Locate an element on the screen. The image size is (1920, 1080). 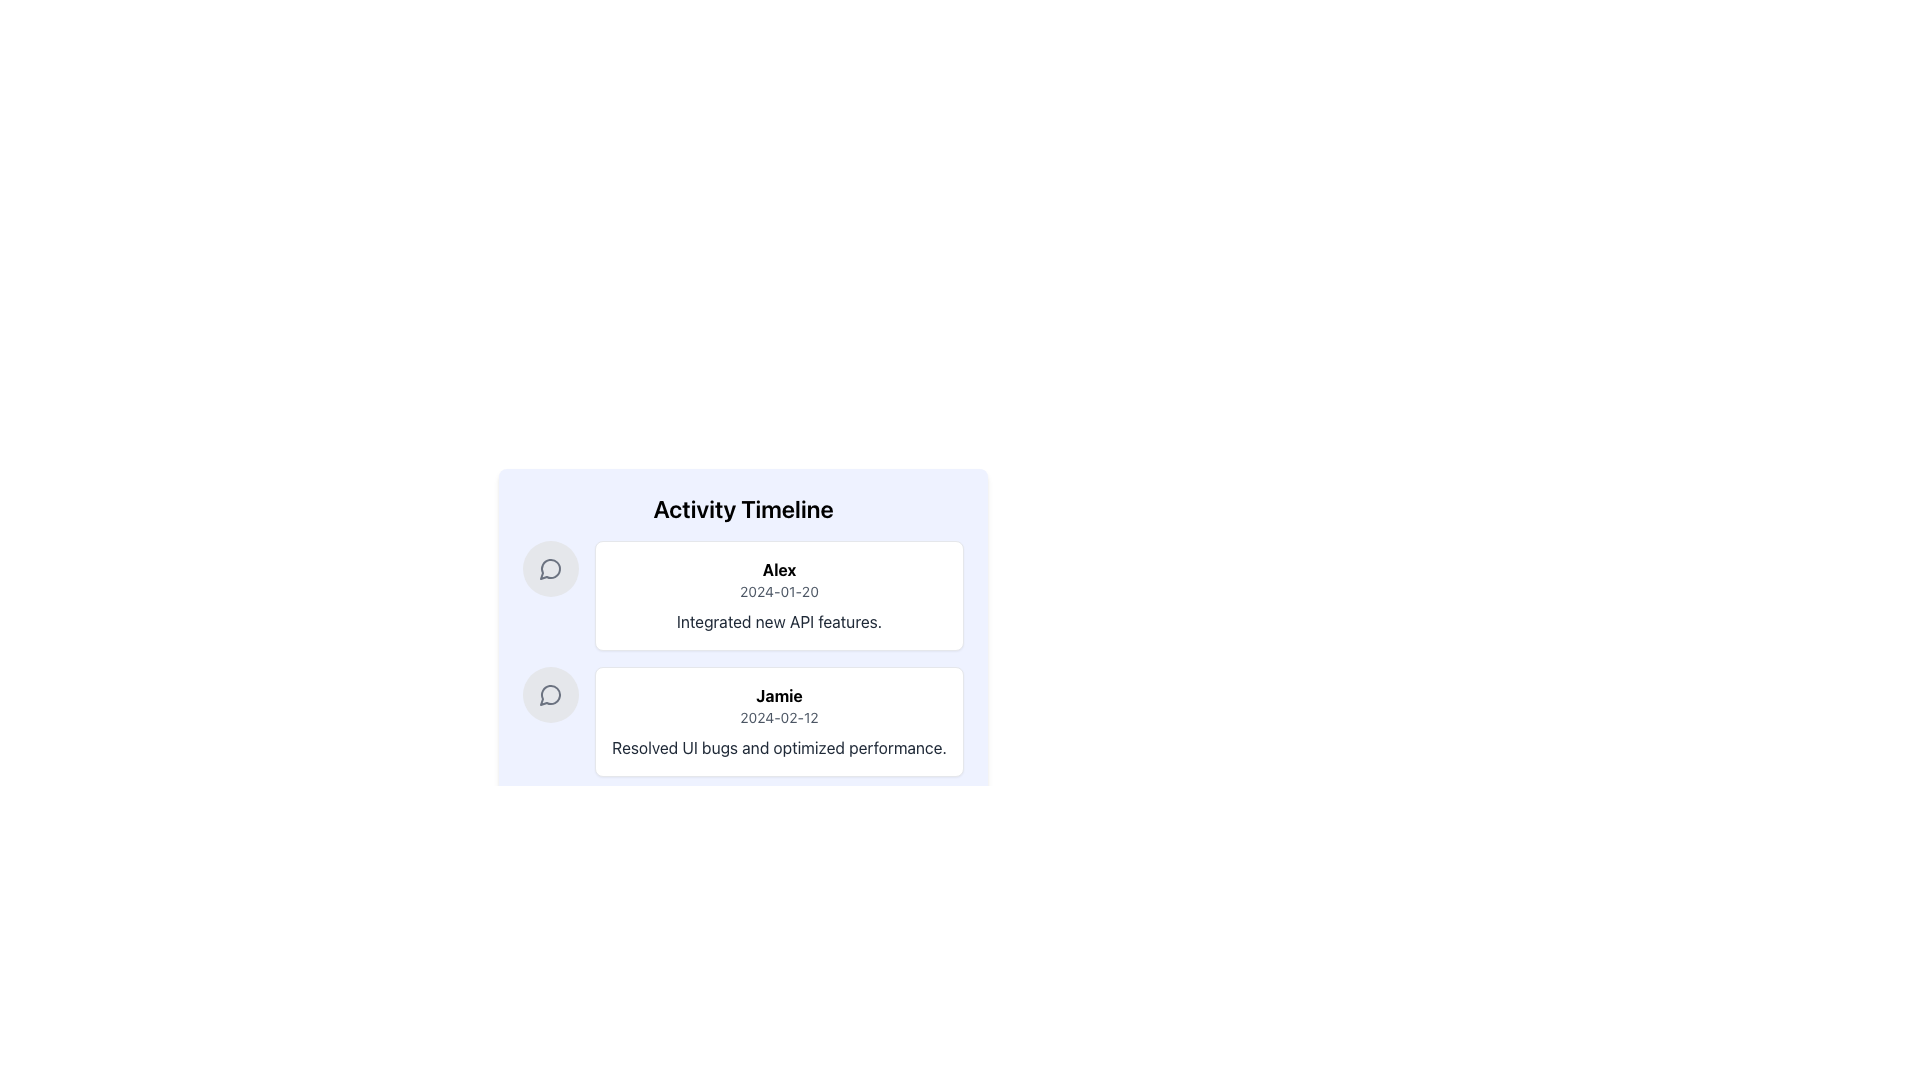
the static text element displaying 'Integrated new API features.' which is located under the entry labeled 'Alex' in the Activity Timeline section is located at coordinates (778, 620).